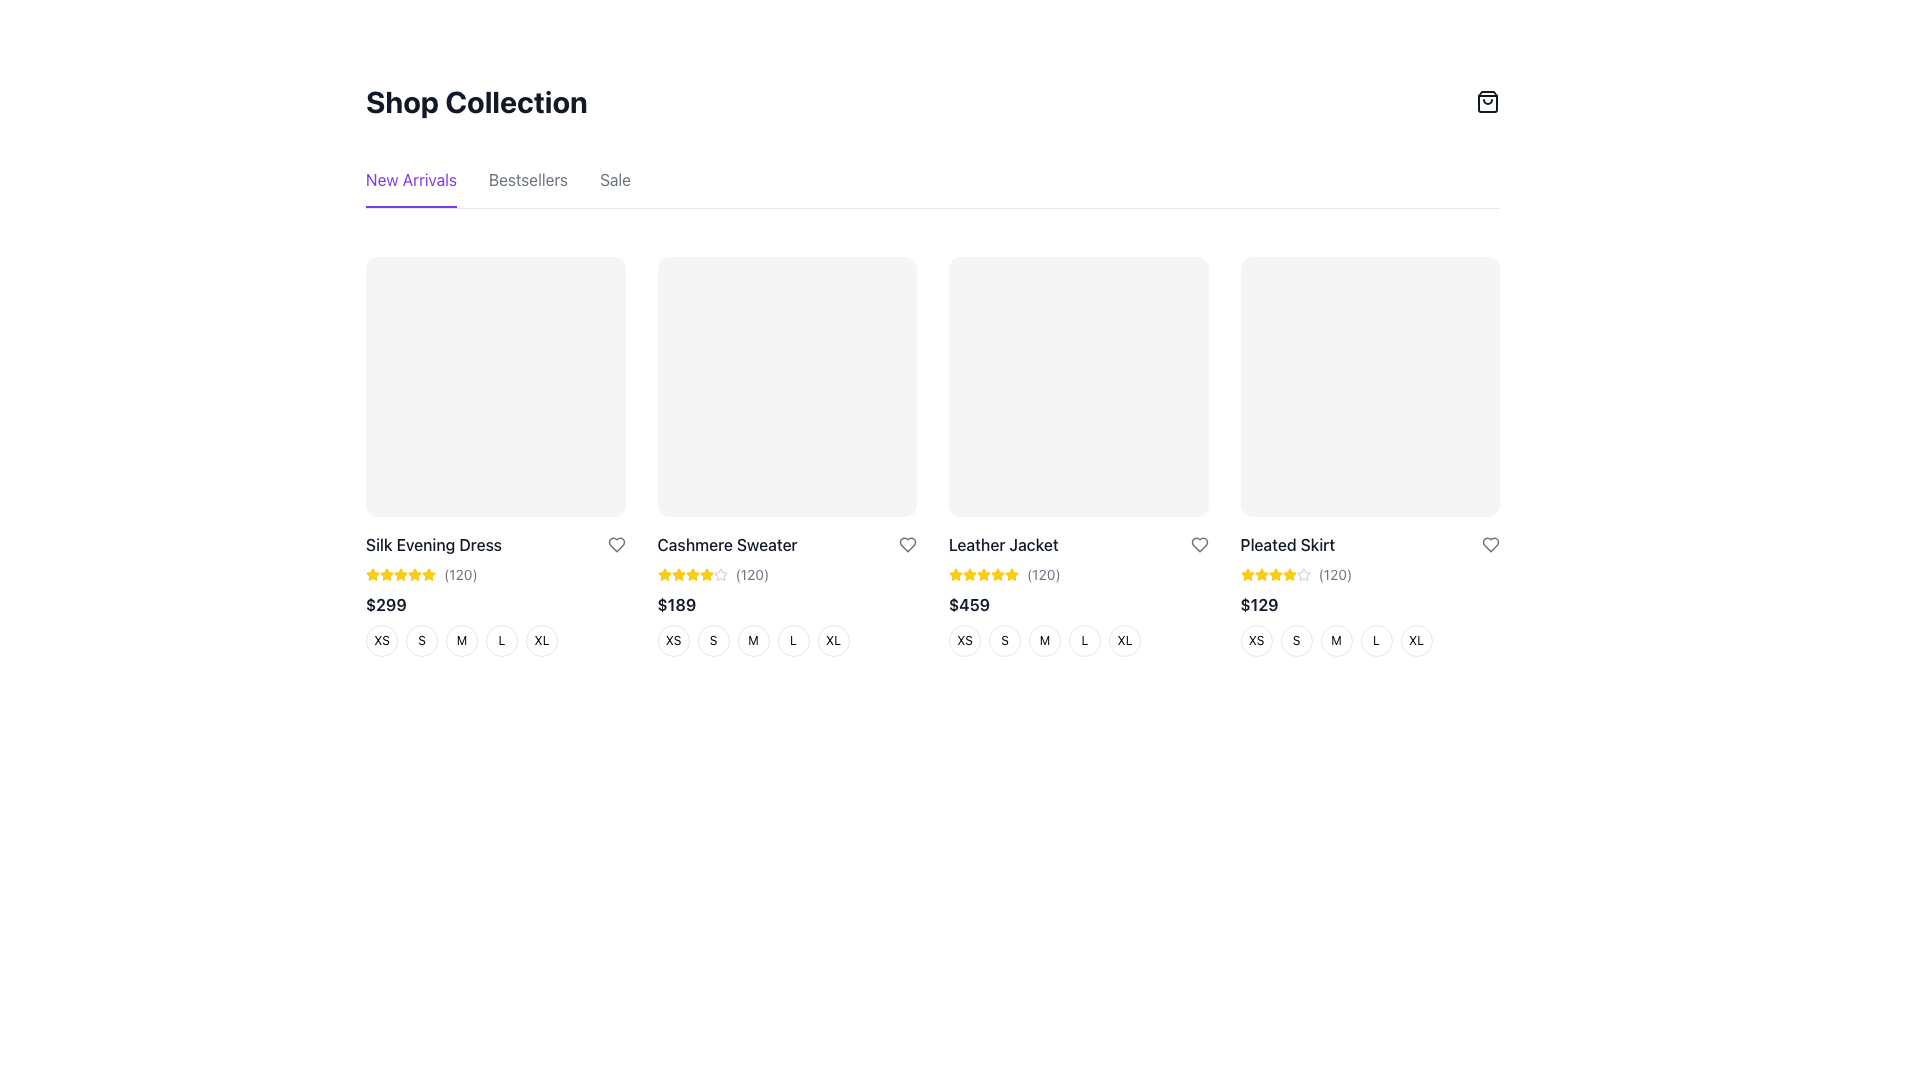 The image size is (1920, 1080). I want to click on the third star icon representing a three-star rating for the 'Silk Evening Dress' product in the product listing, so click(387, 574).